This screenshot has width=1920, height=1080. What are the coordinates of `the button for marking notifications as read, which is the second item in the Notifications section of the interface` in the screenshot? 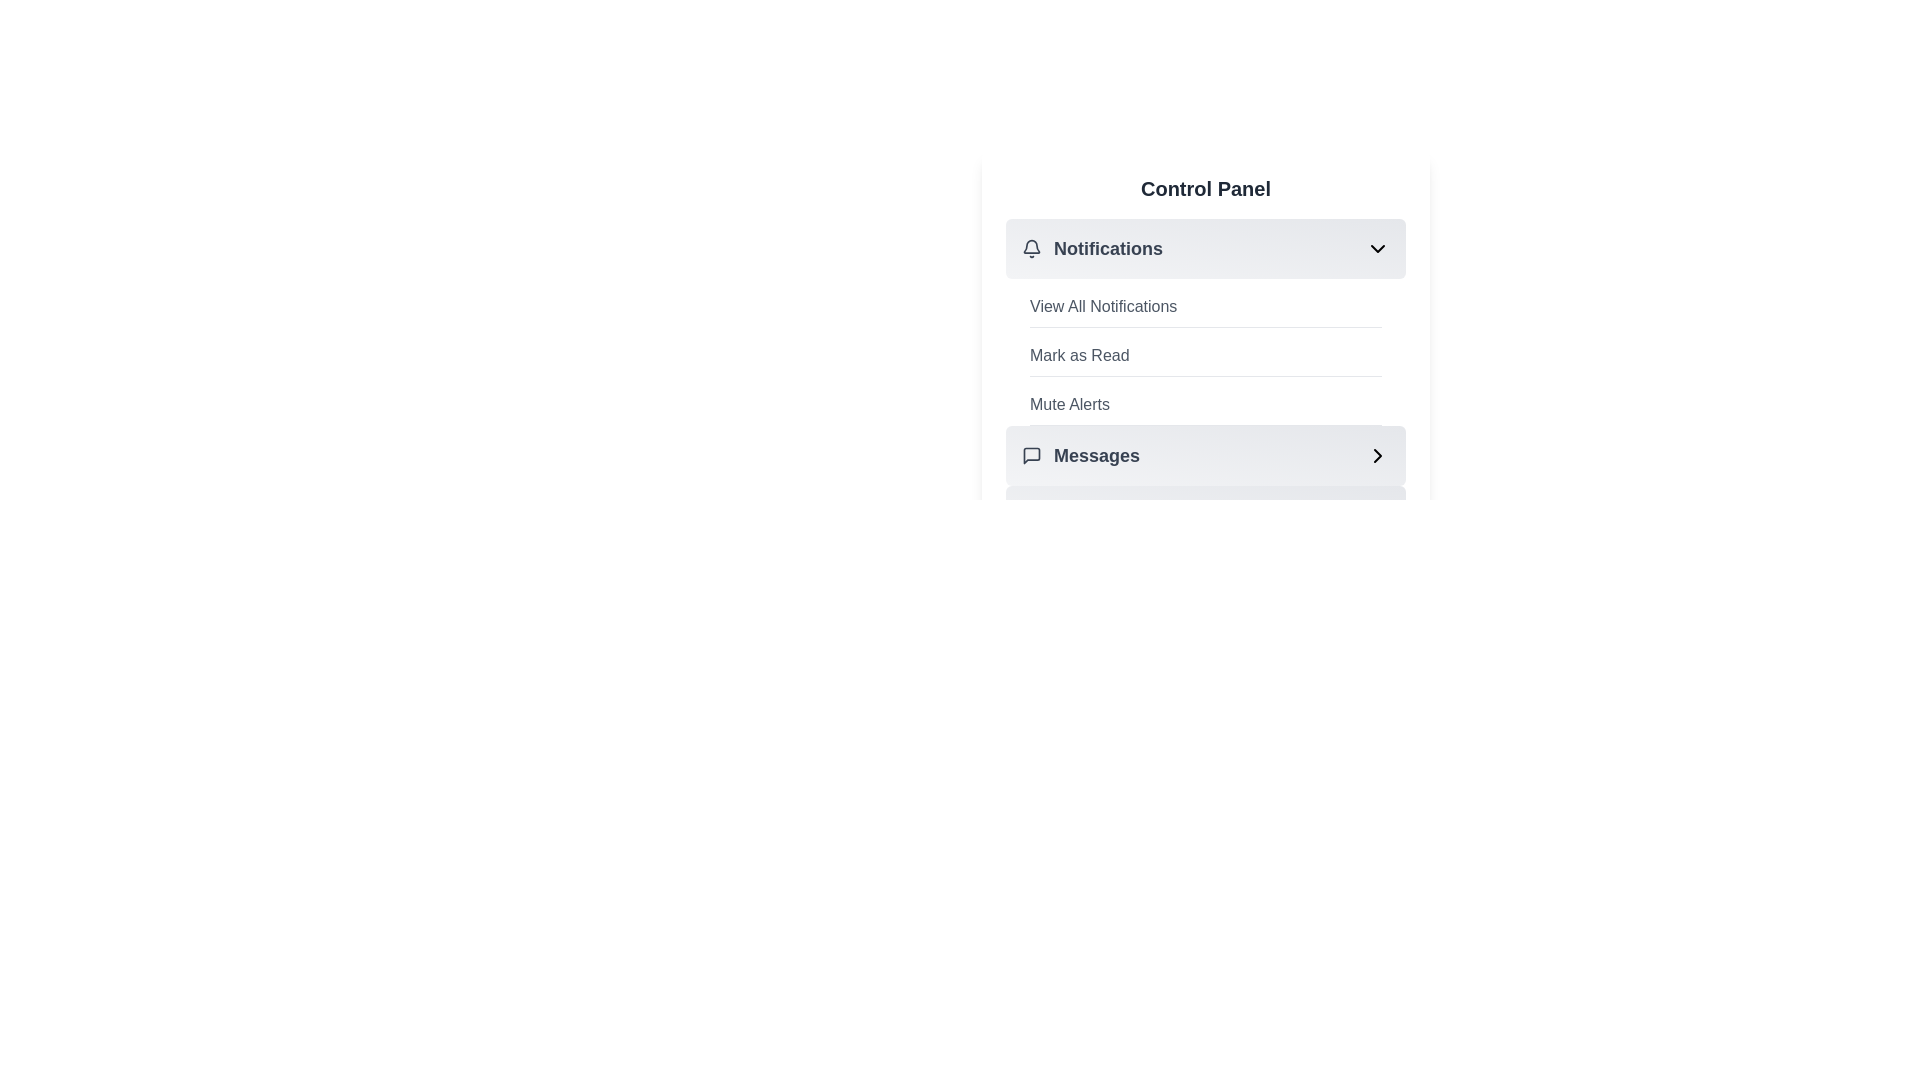 It's located at (1204, 355).